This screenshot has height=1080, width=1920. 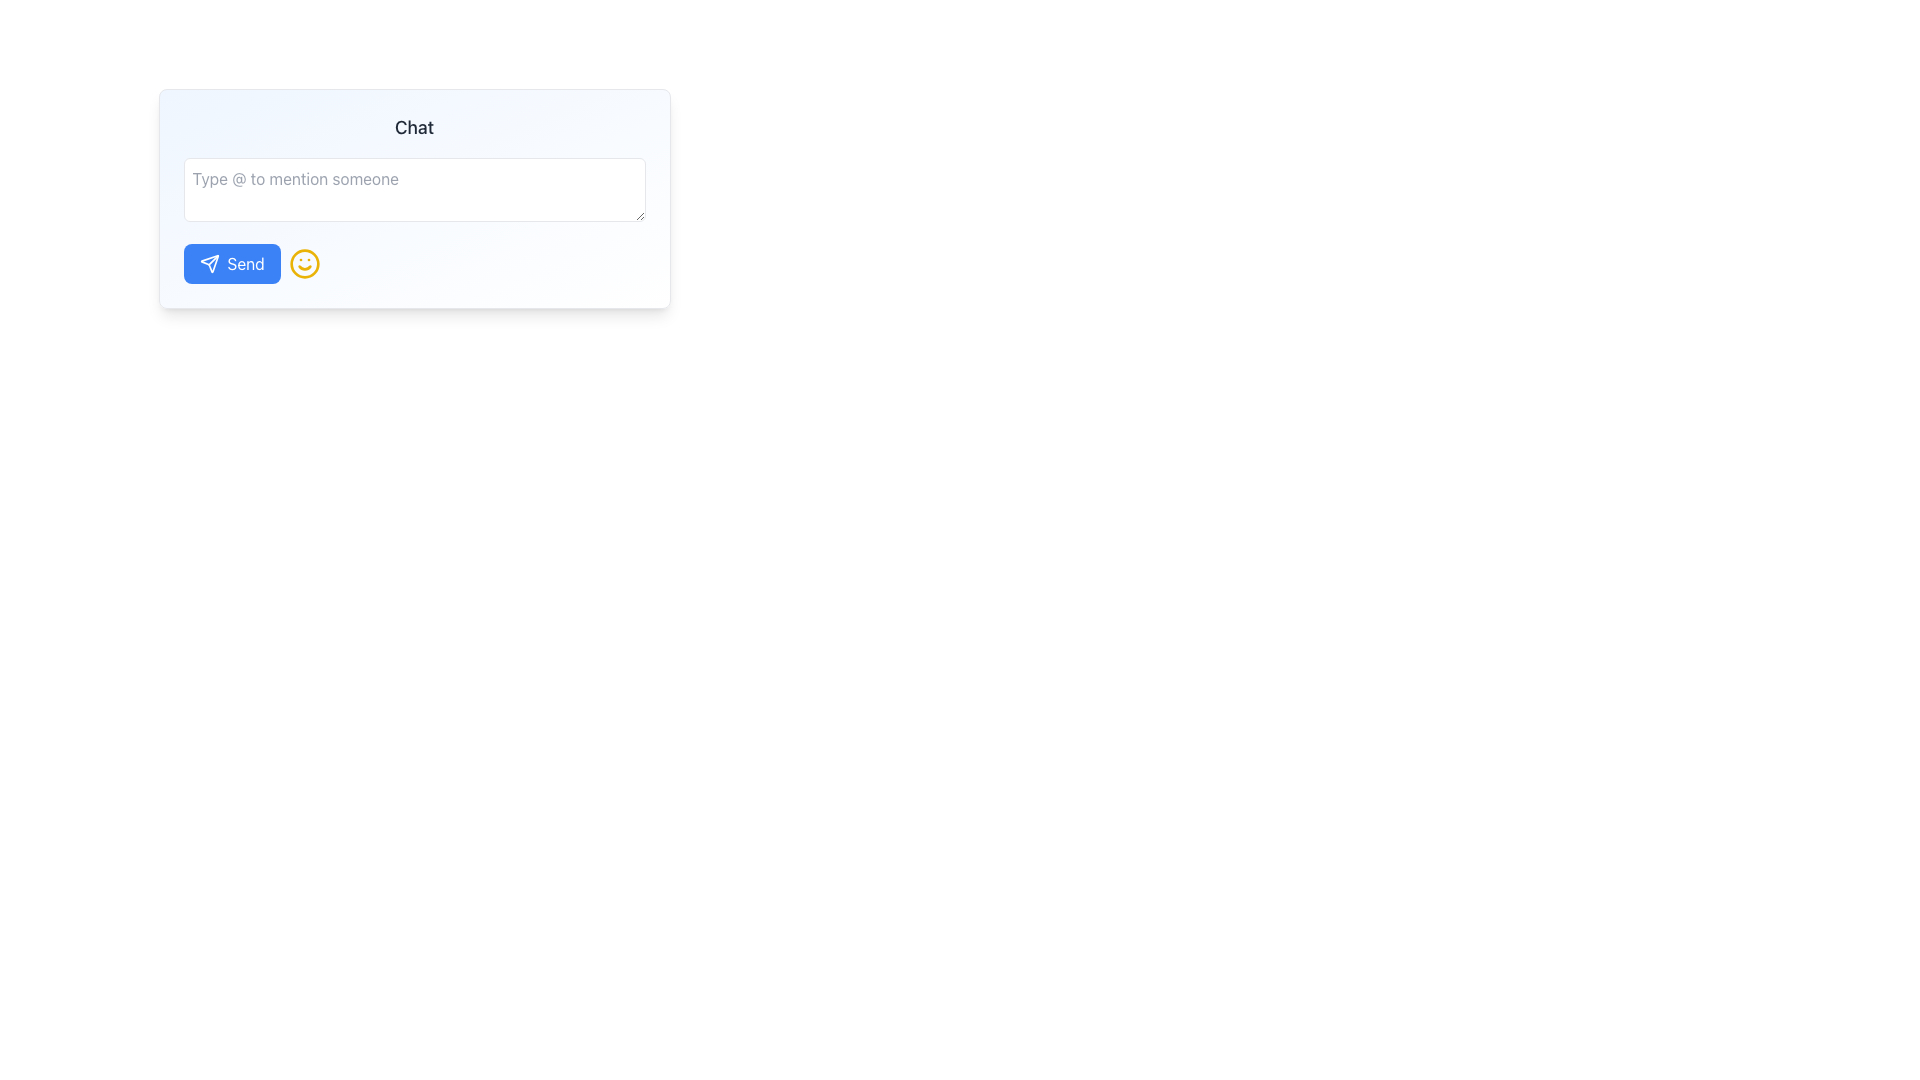 What do you see at coordinates (209, 262) in the screenshot?
I see `the small graphical icon resembling a paper airplane located to the left of the 'Send' label within the 'Send' button` at bounding box center [209, 262].